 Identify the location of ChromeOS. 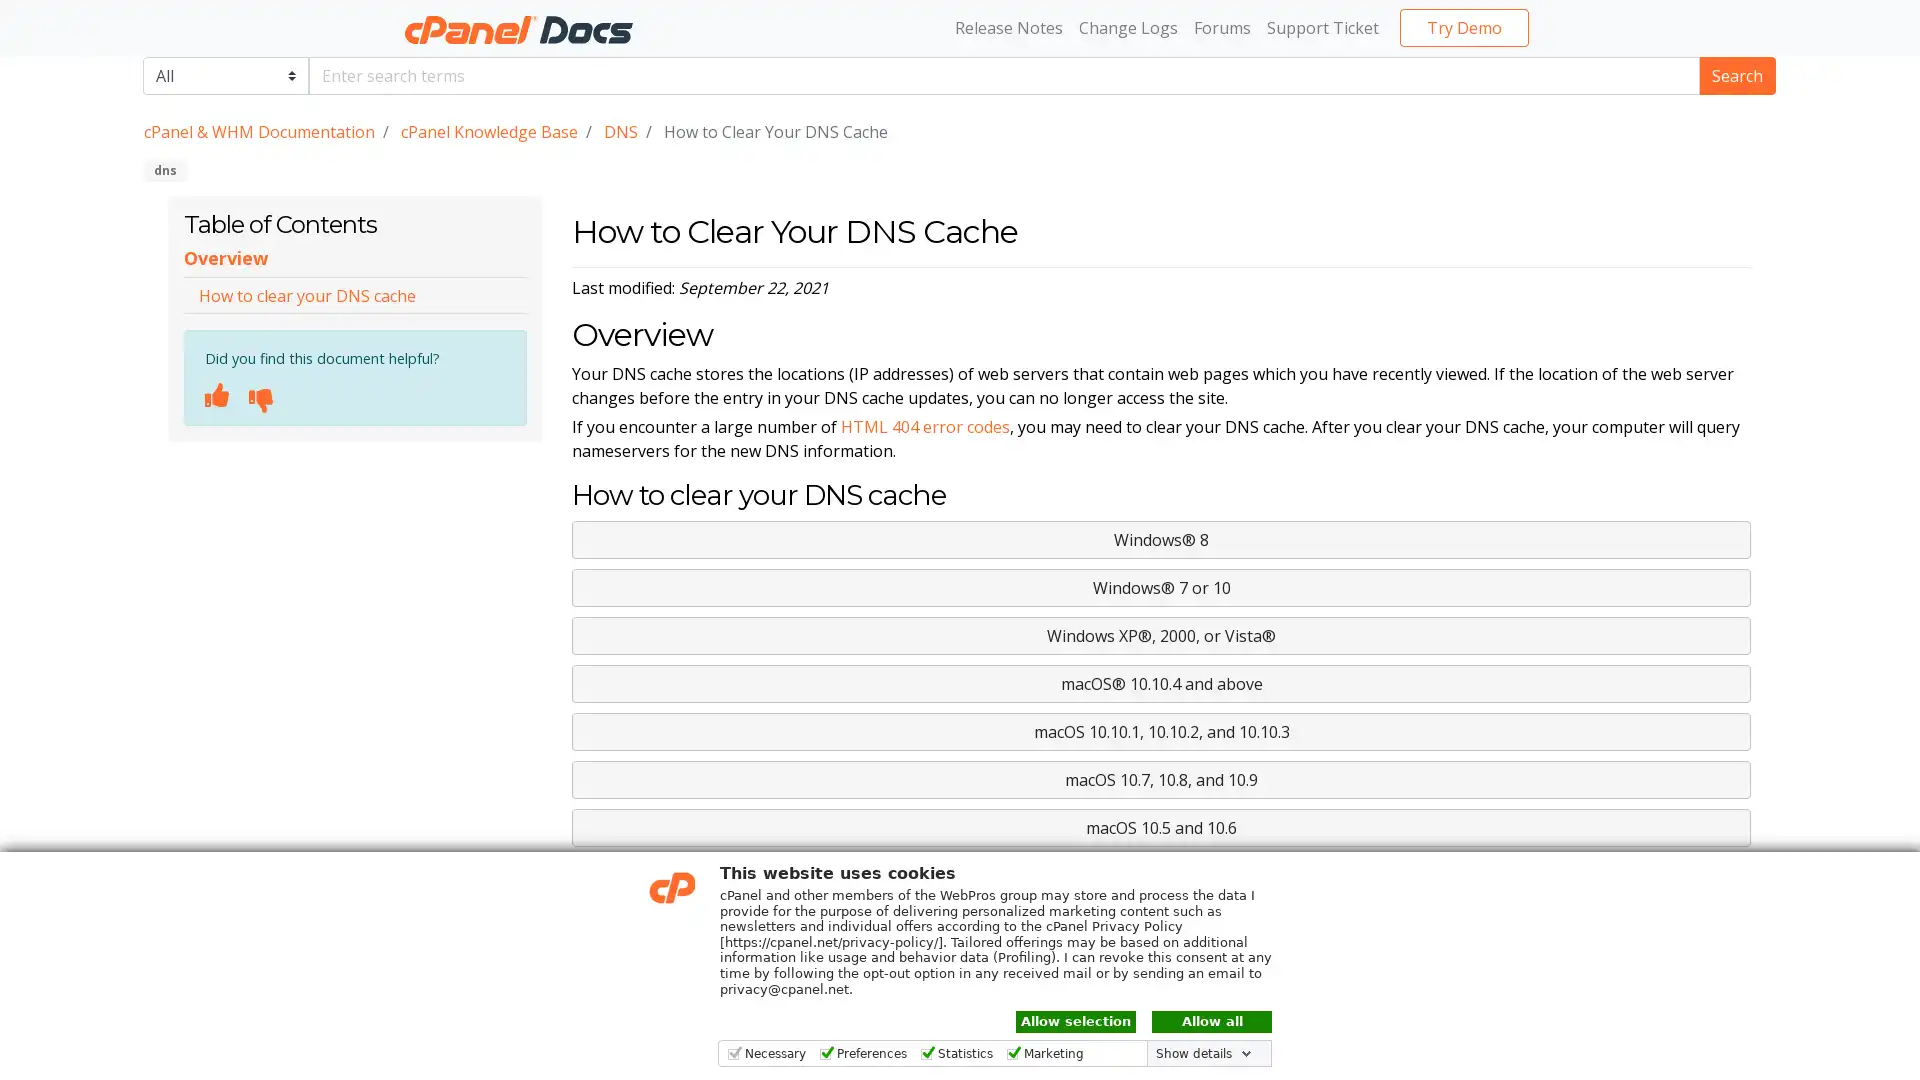
(1161, 874).